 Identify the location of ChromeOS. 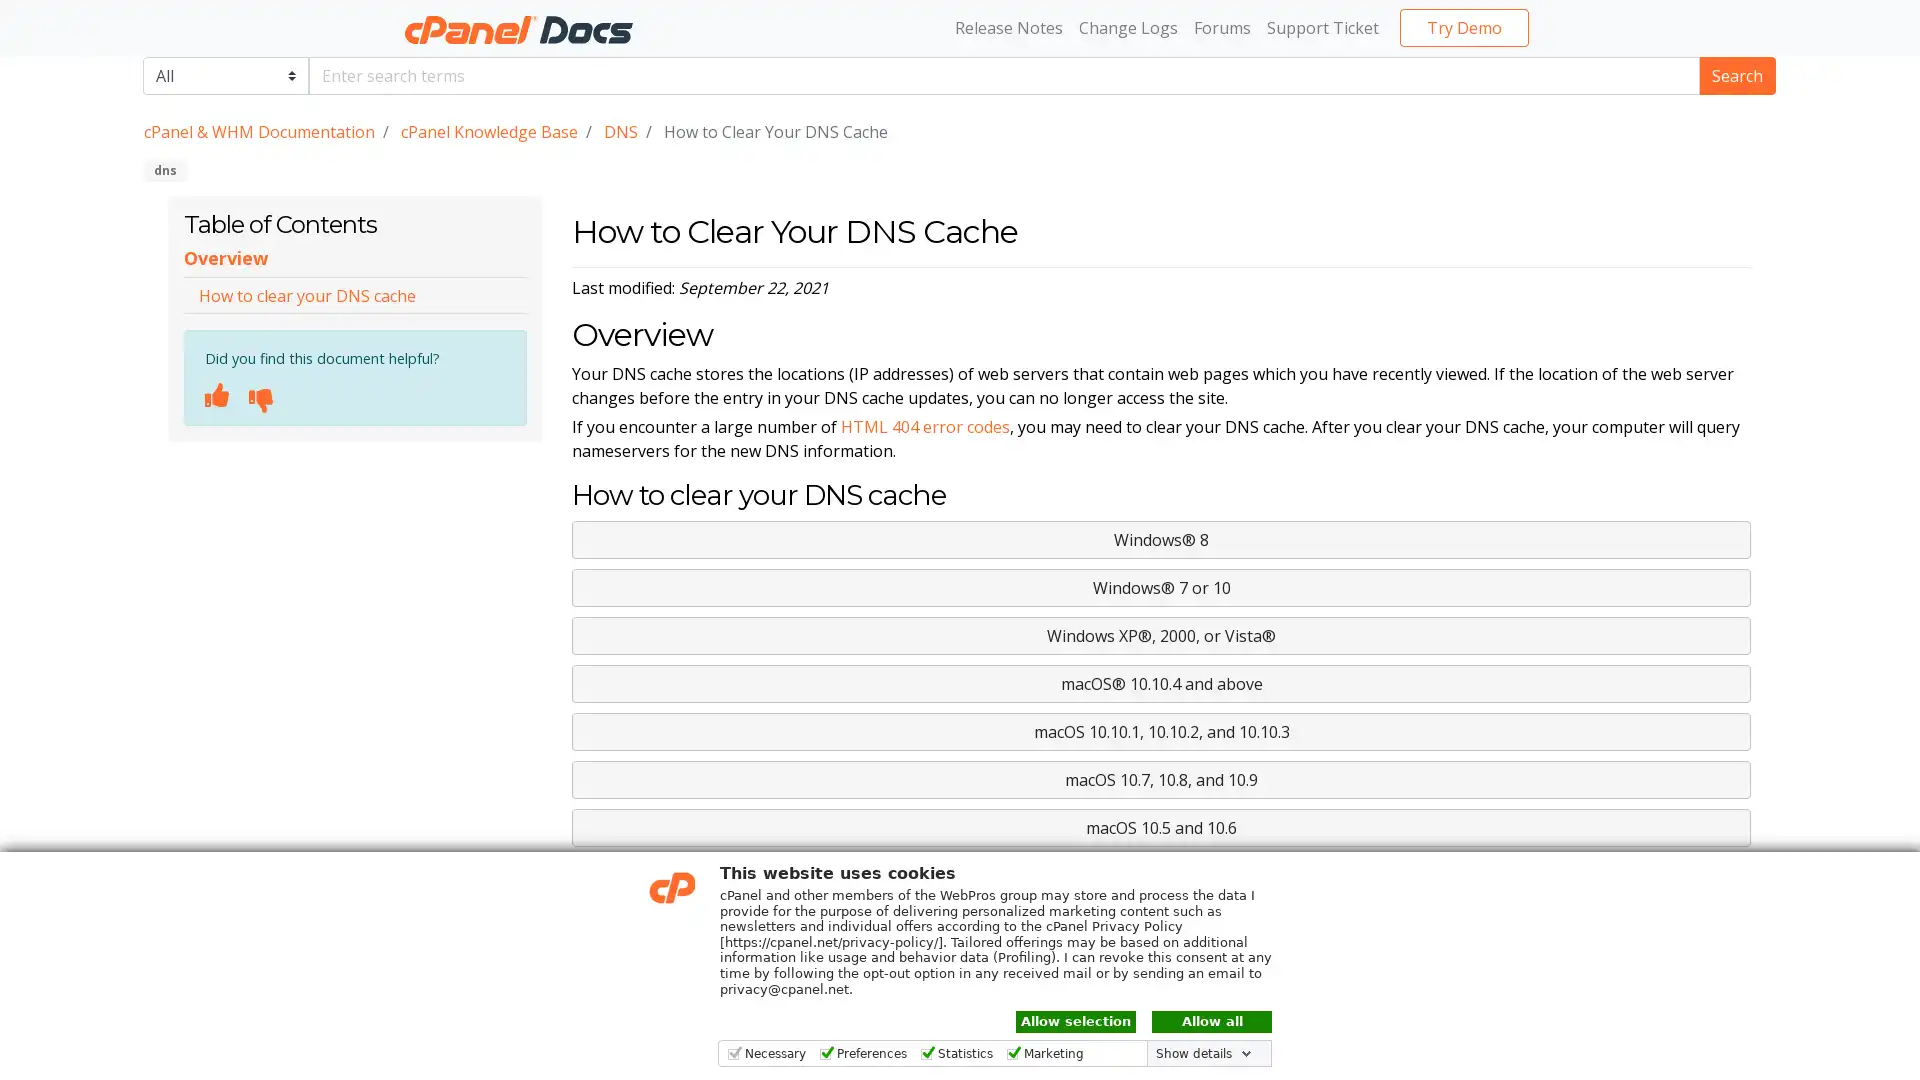
(1161, 874).